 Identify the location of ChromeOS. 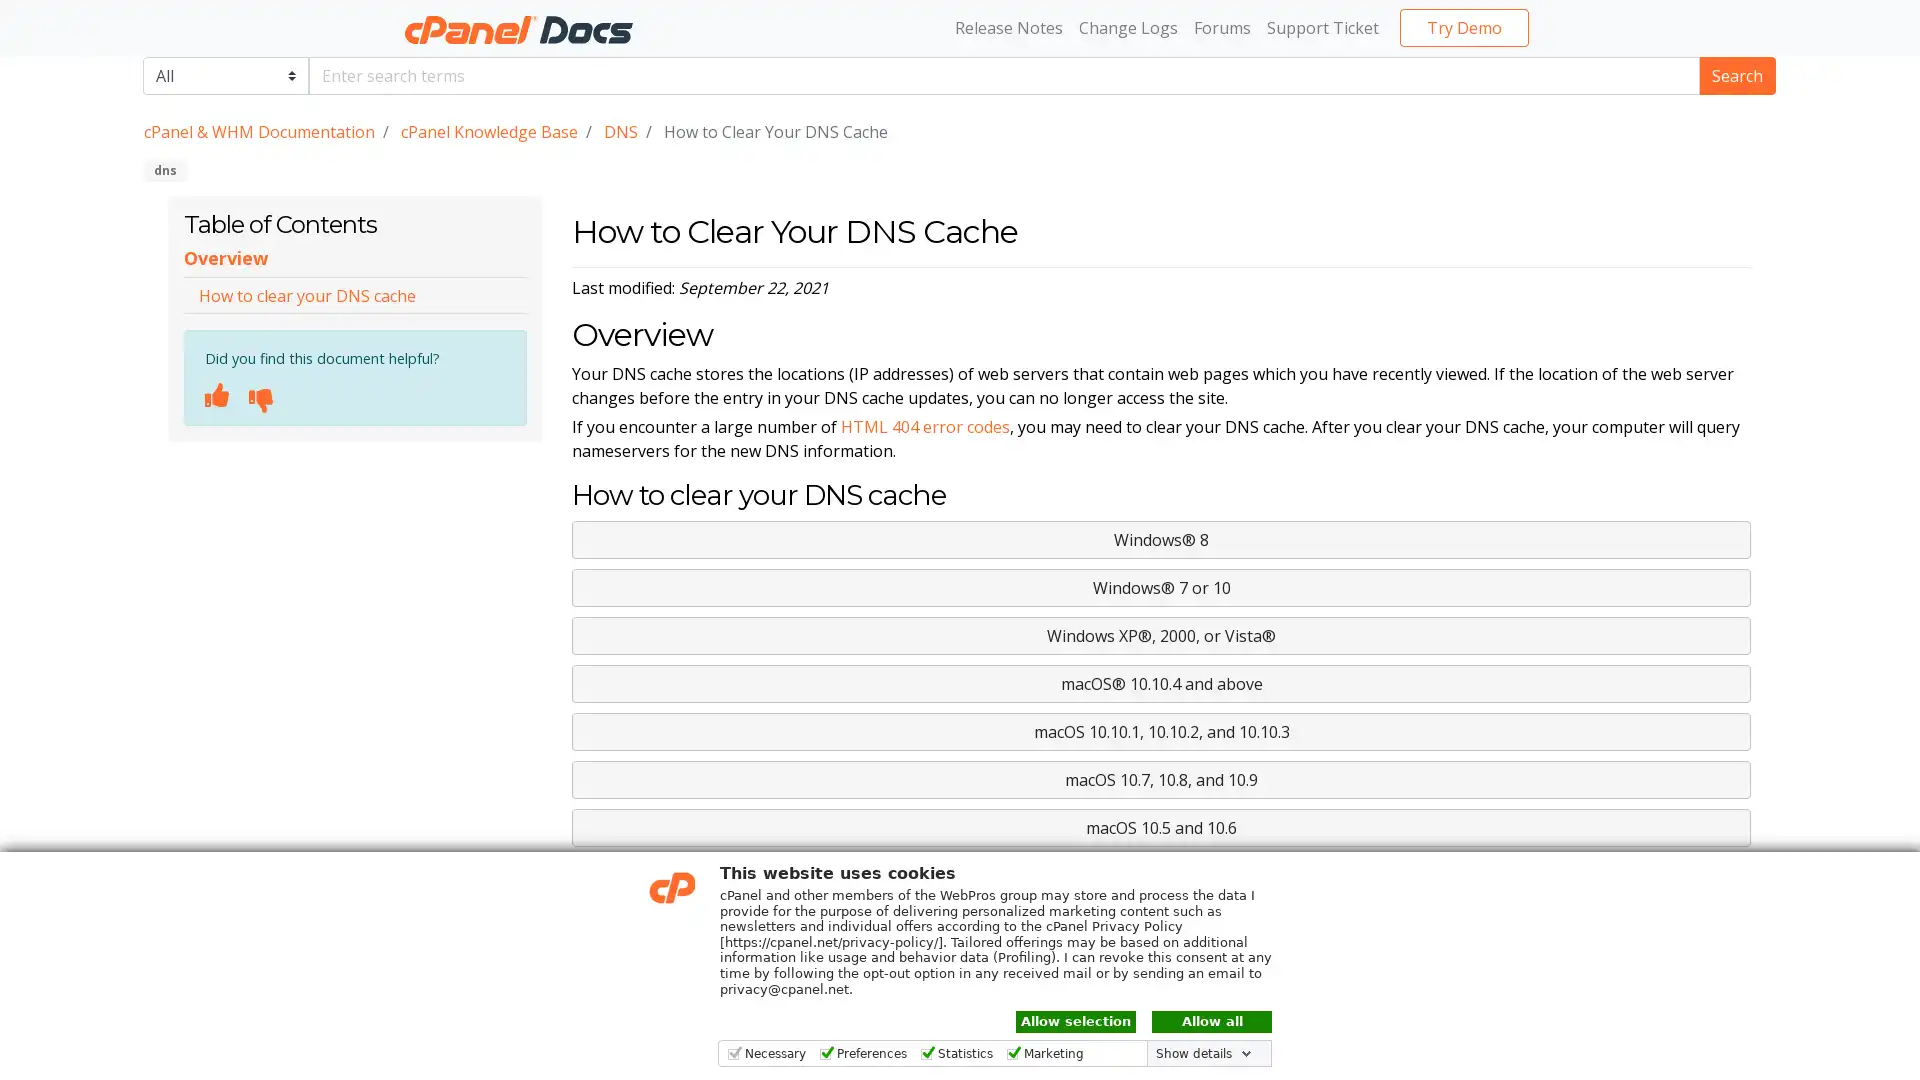
(1161, 874).